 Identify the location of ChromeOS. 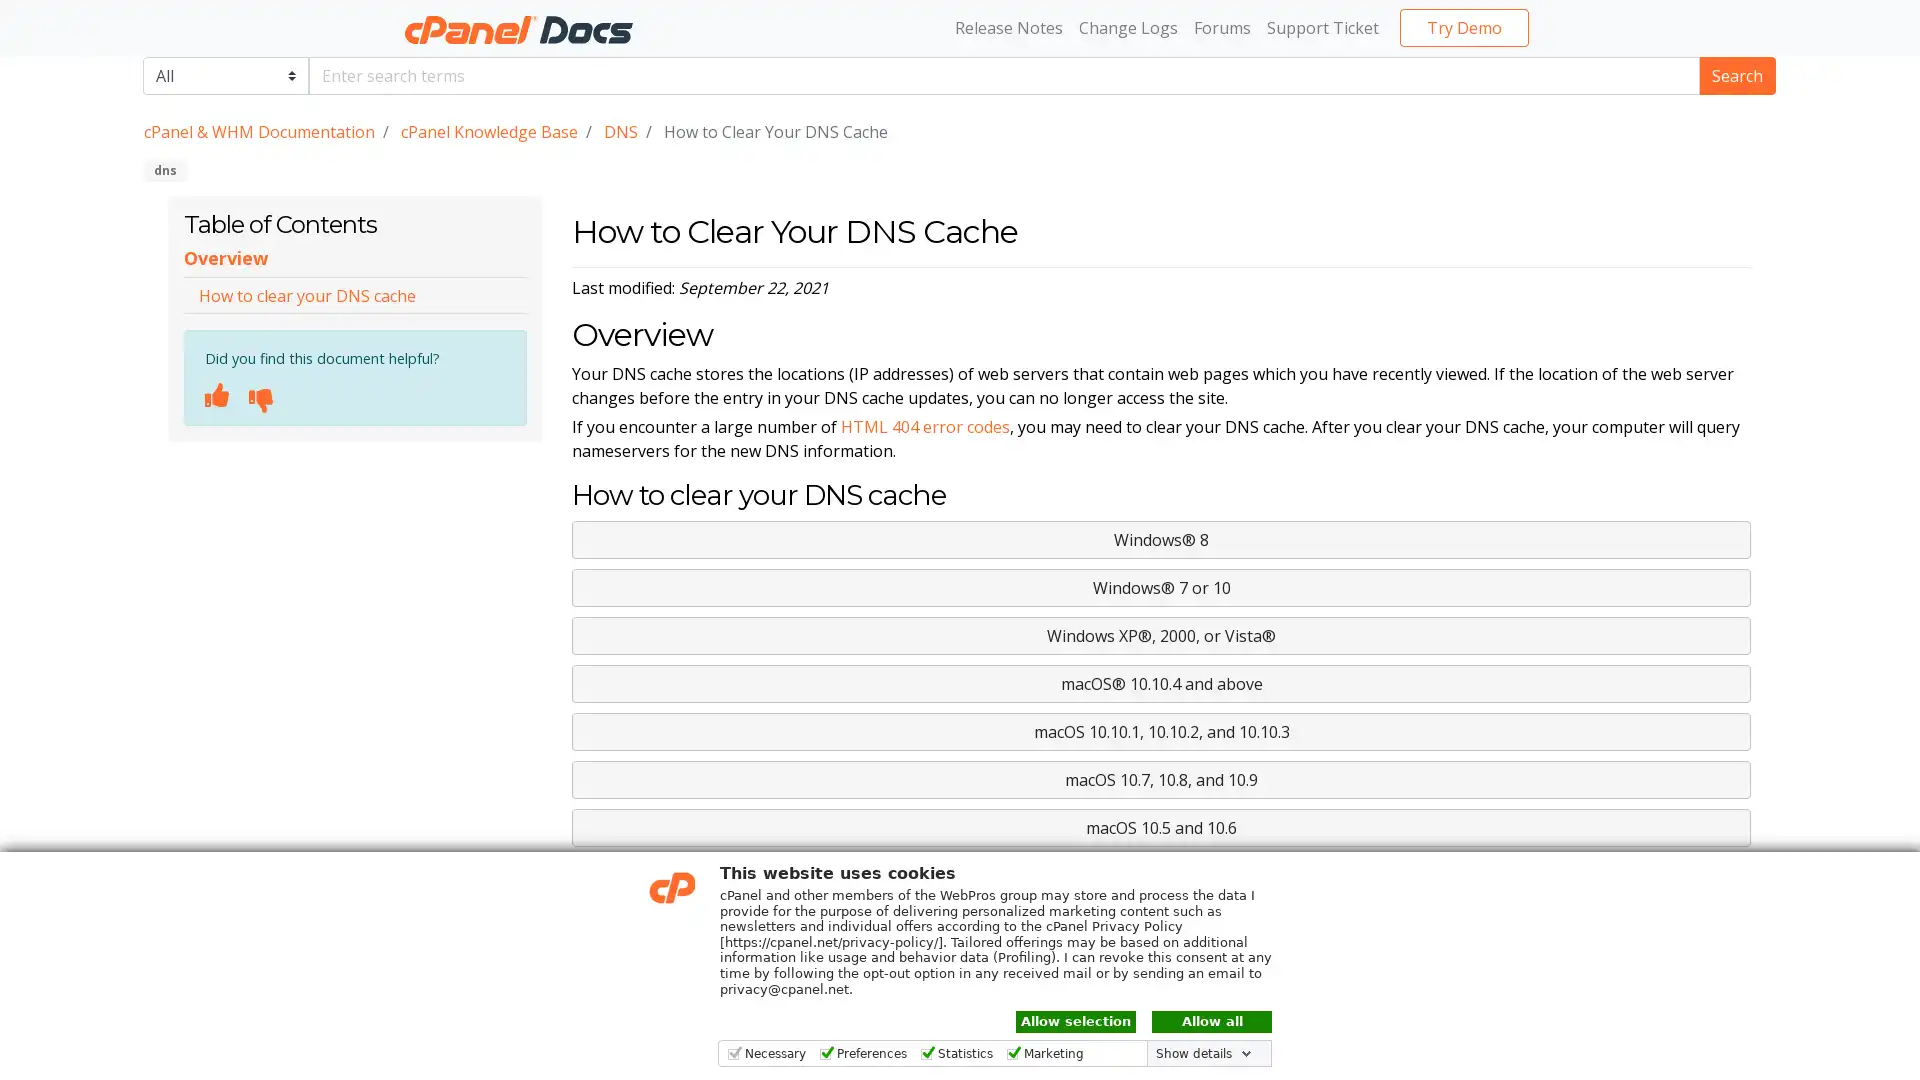
(1161, 874).